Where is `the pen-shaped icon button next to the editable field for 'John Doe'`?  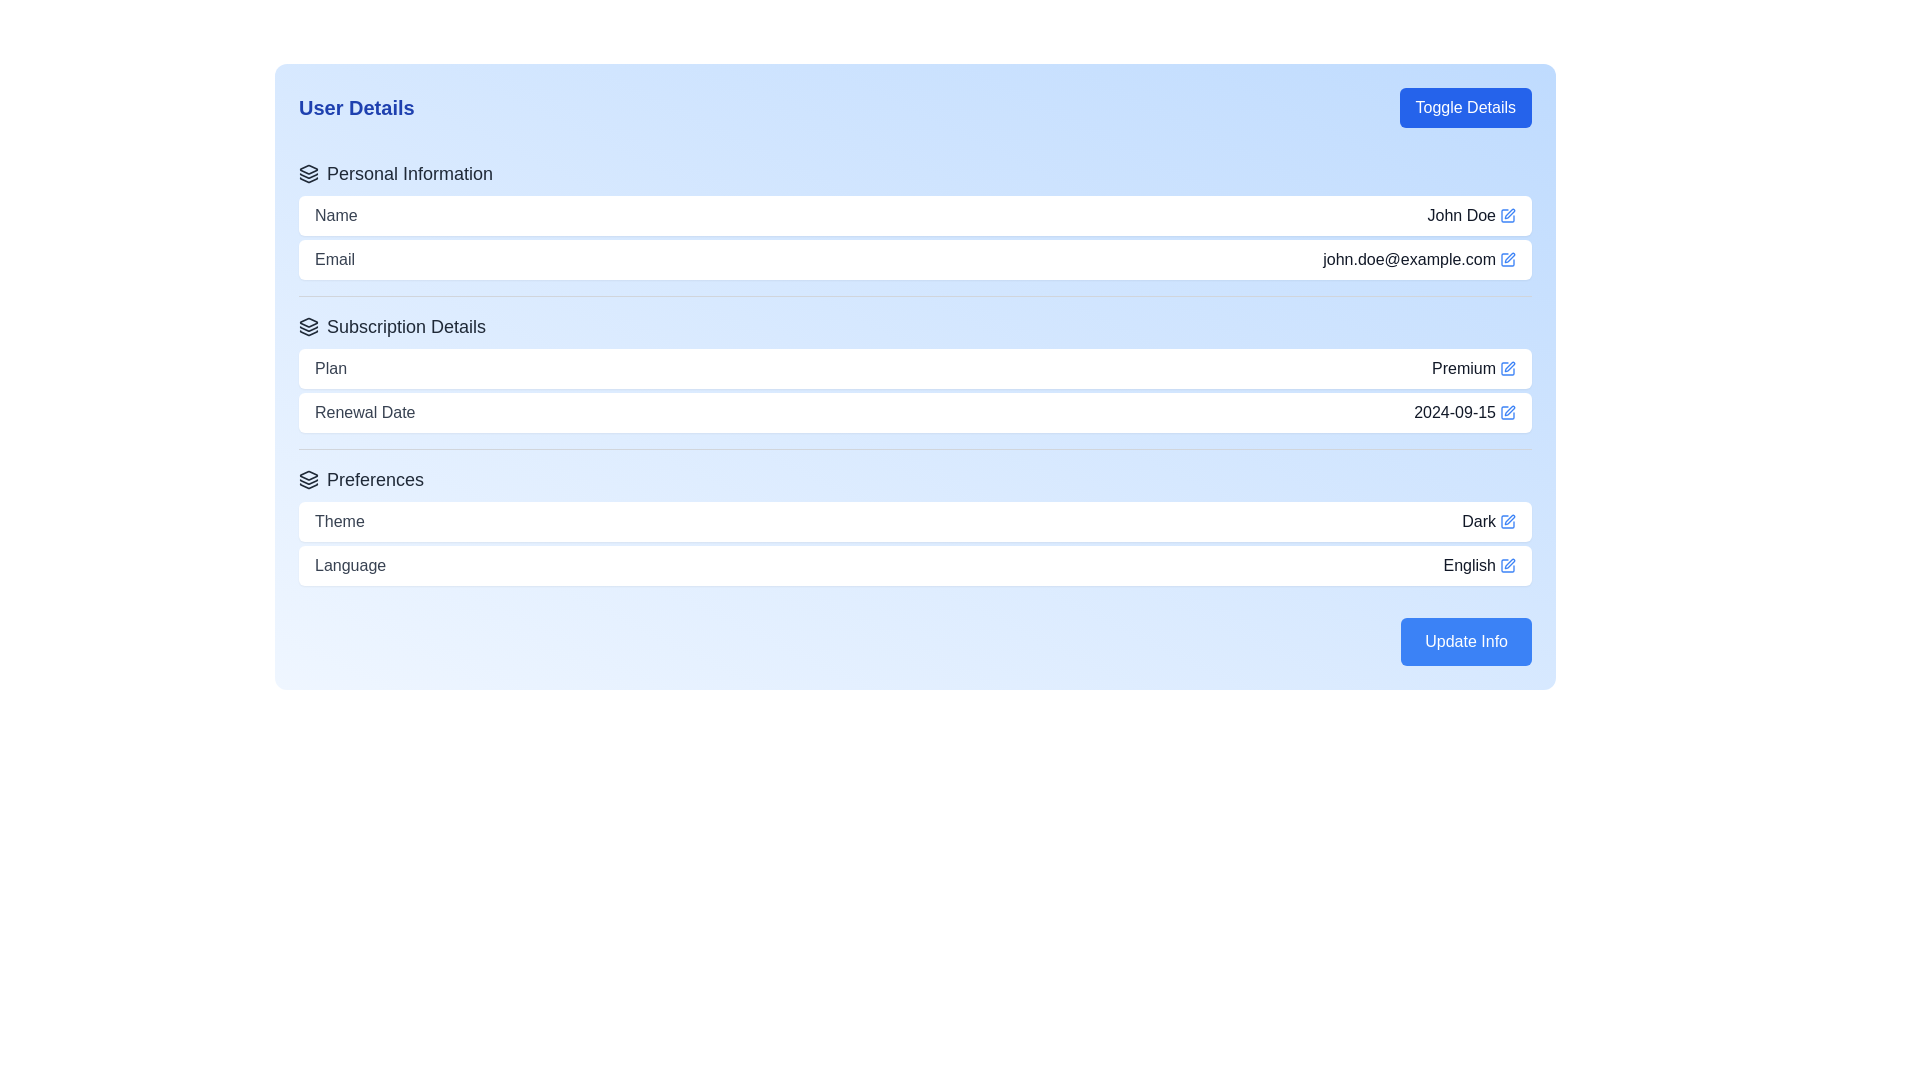 the pen-shaped icon button next to the editable field for 'John Doe' is located at coordinates (1510, 213).